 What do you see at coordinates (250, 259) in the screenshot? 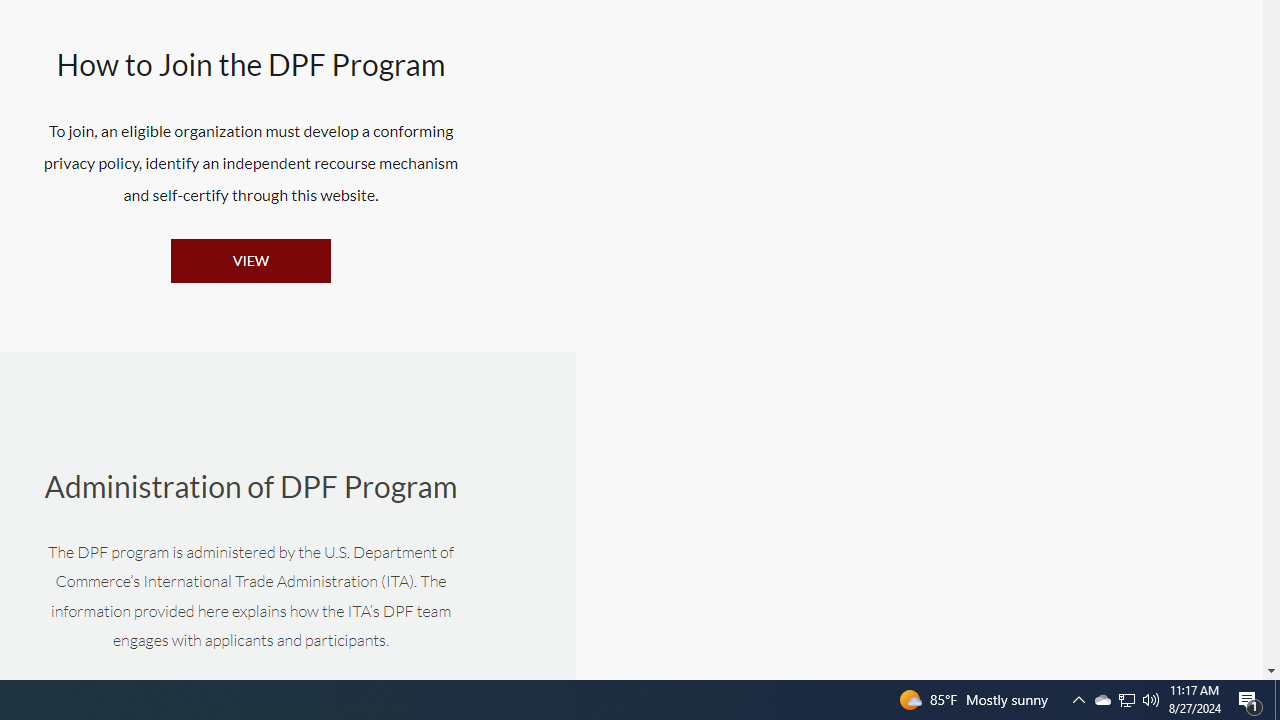
I see `'VIEW'` at bounding box center [250, 259].